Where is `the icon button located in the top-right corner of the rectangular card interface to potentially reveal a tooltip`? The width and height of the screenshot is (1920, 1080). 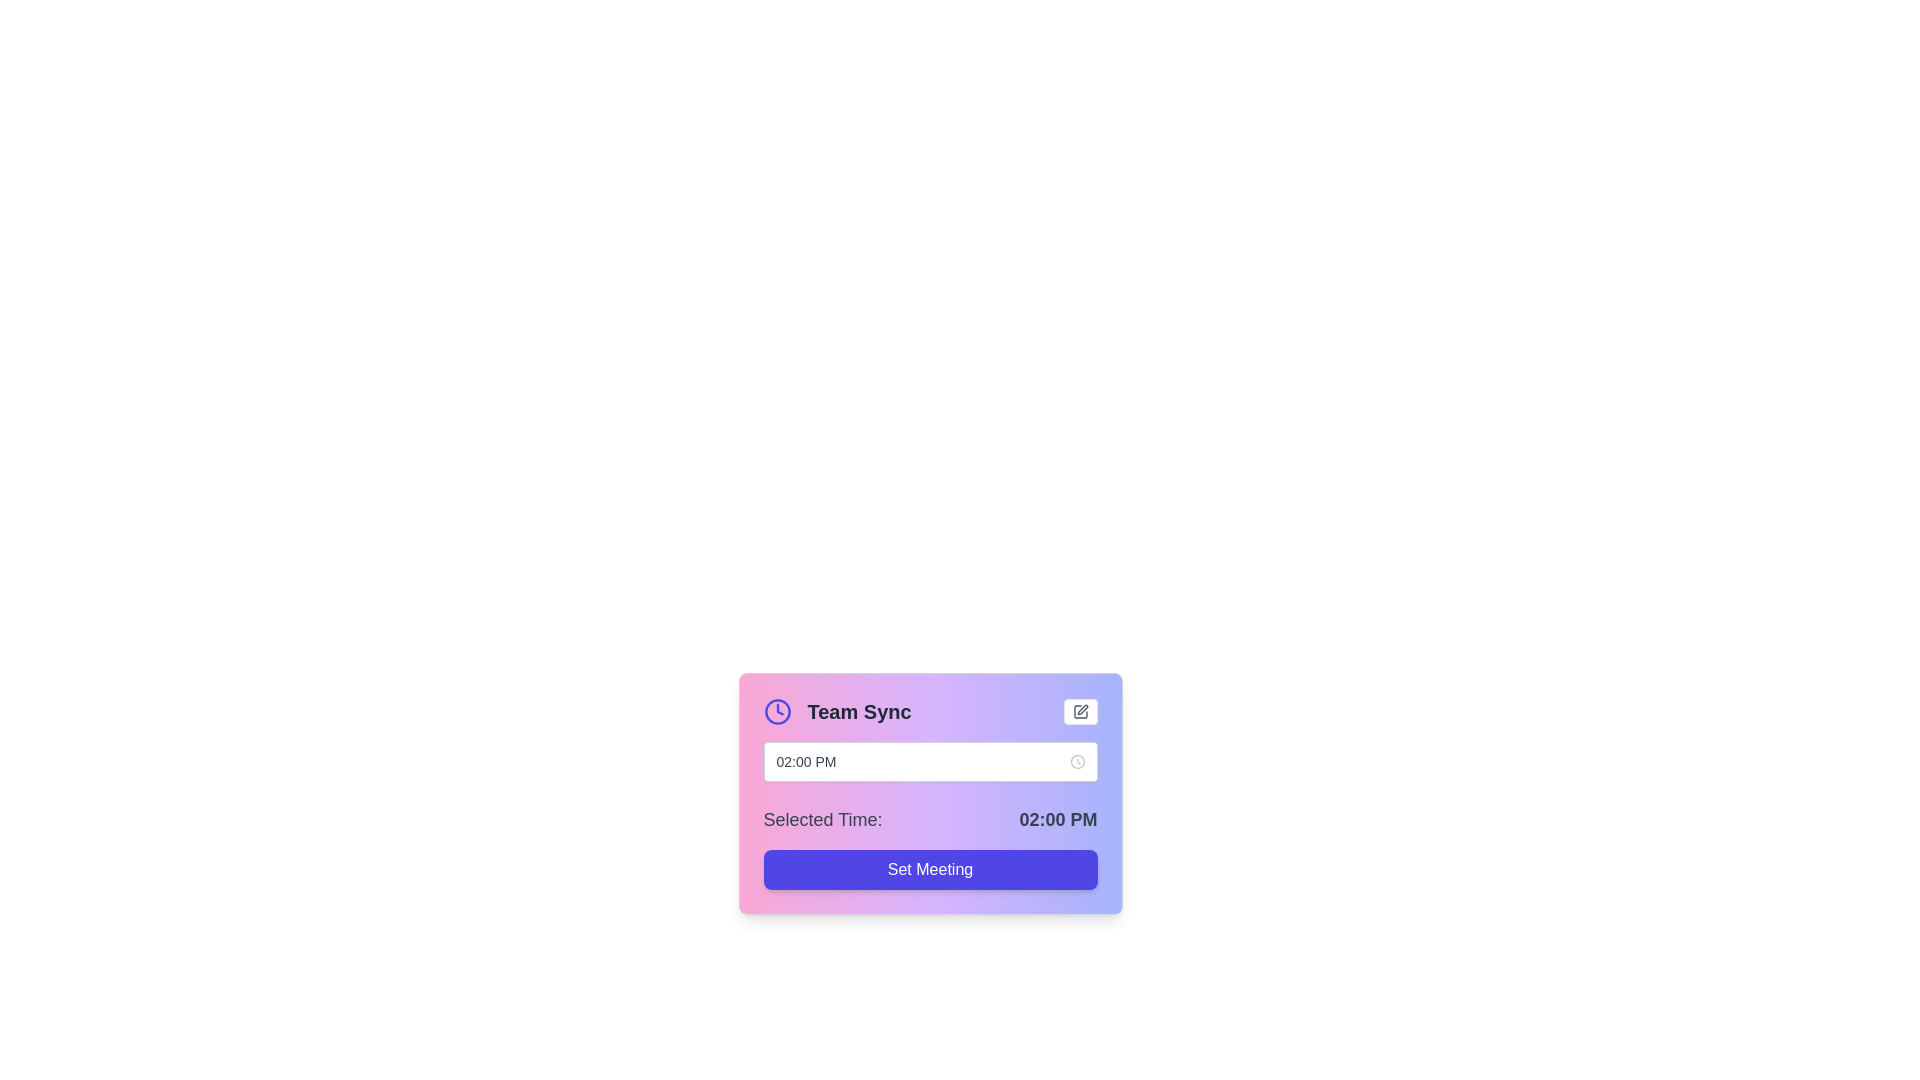
the icon button located in the top-right corner of the rectangular card interface to potentially reveal a tooltip is located at coordinates (1079, 711).